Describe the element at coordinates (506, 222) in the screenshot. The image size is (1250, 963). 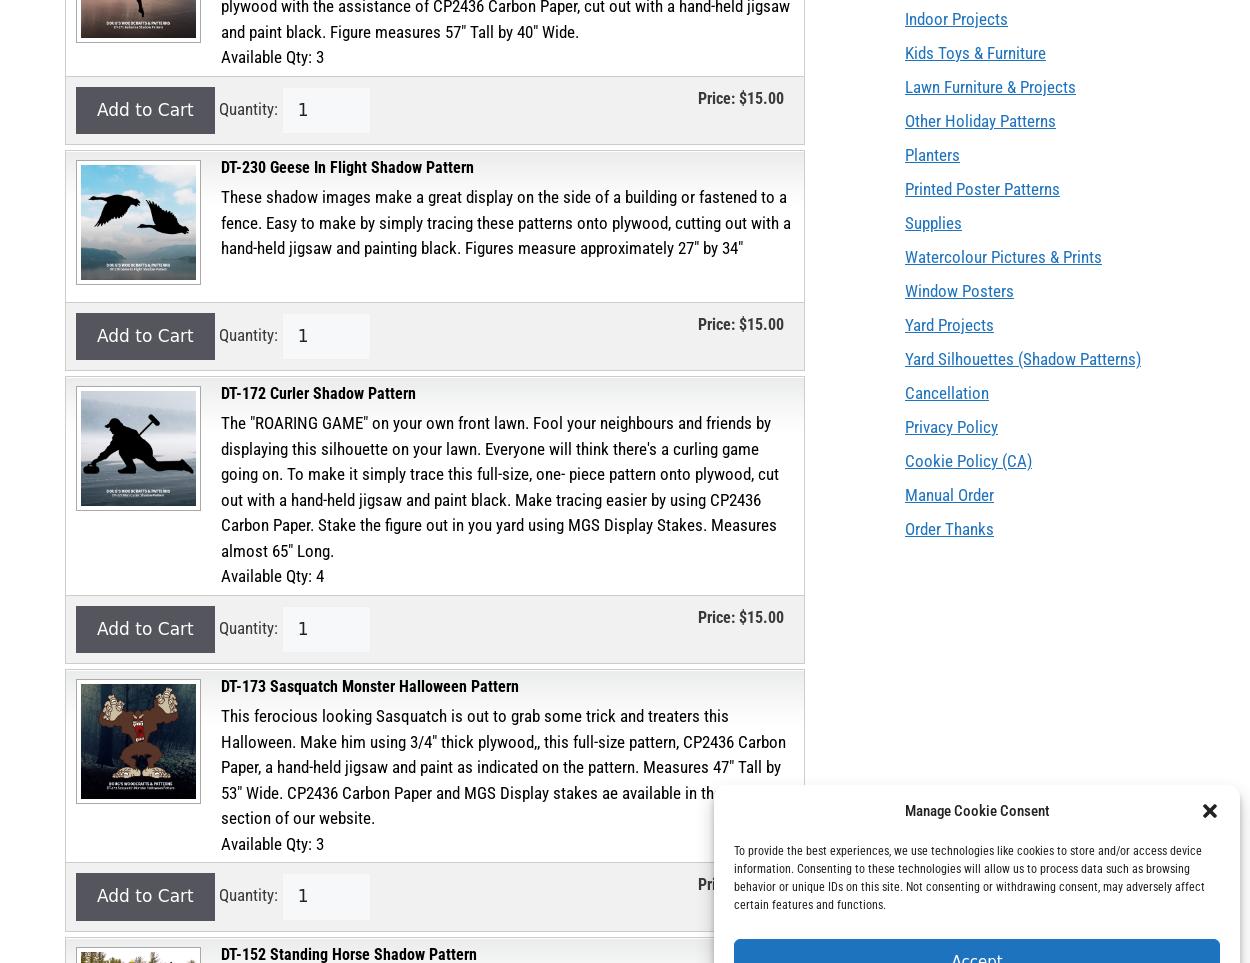
I see `'These shadow images make a great display on the side of a building or fastened to a fence.  Easy to make by simply tracing these patterns onto plywood, cutting out with a hand-held jigsaw and painting black.  Figures measure approximately 27" by 34"'` at that location.